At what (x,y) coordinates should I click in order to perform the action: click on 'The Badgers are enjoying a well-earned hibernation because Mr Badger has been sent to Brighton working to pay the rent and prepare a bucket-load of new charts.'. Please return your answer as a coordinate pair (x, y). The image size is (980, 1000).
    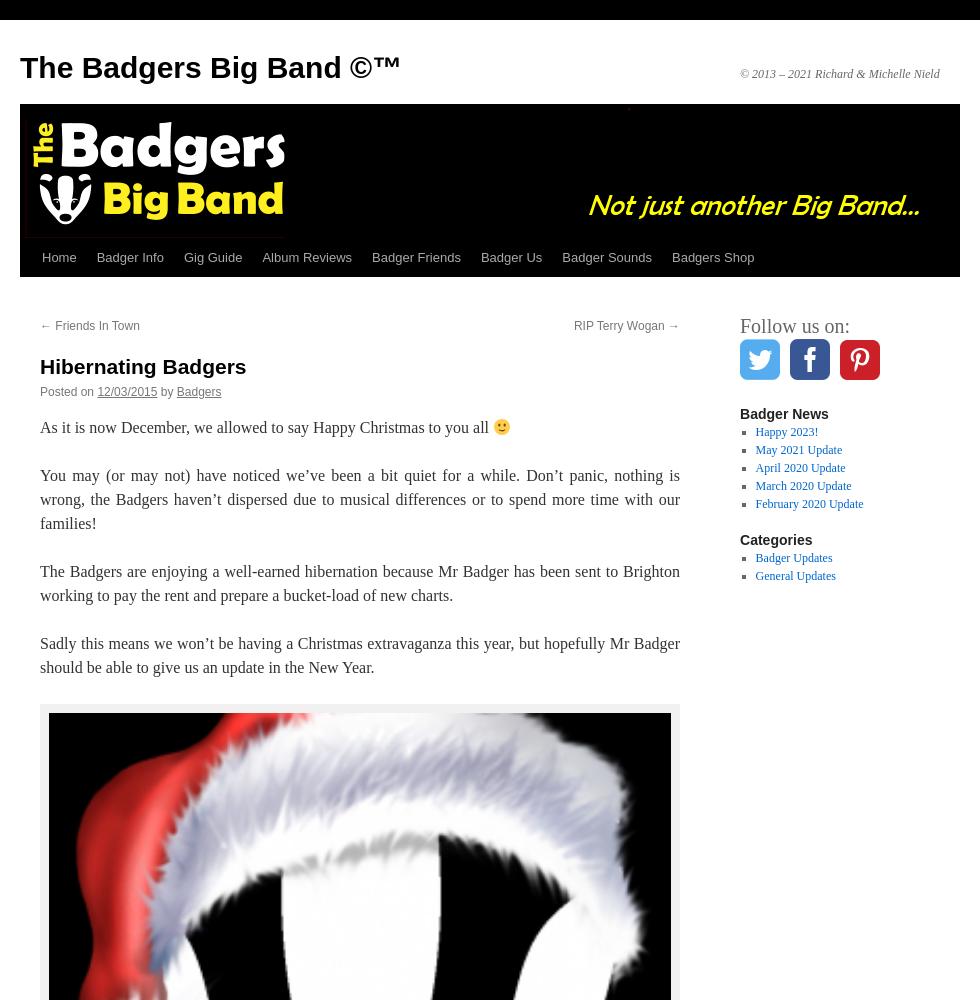
    Looking at the image, I should click on (359, 582).